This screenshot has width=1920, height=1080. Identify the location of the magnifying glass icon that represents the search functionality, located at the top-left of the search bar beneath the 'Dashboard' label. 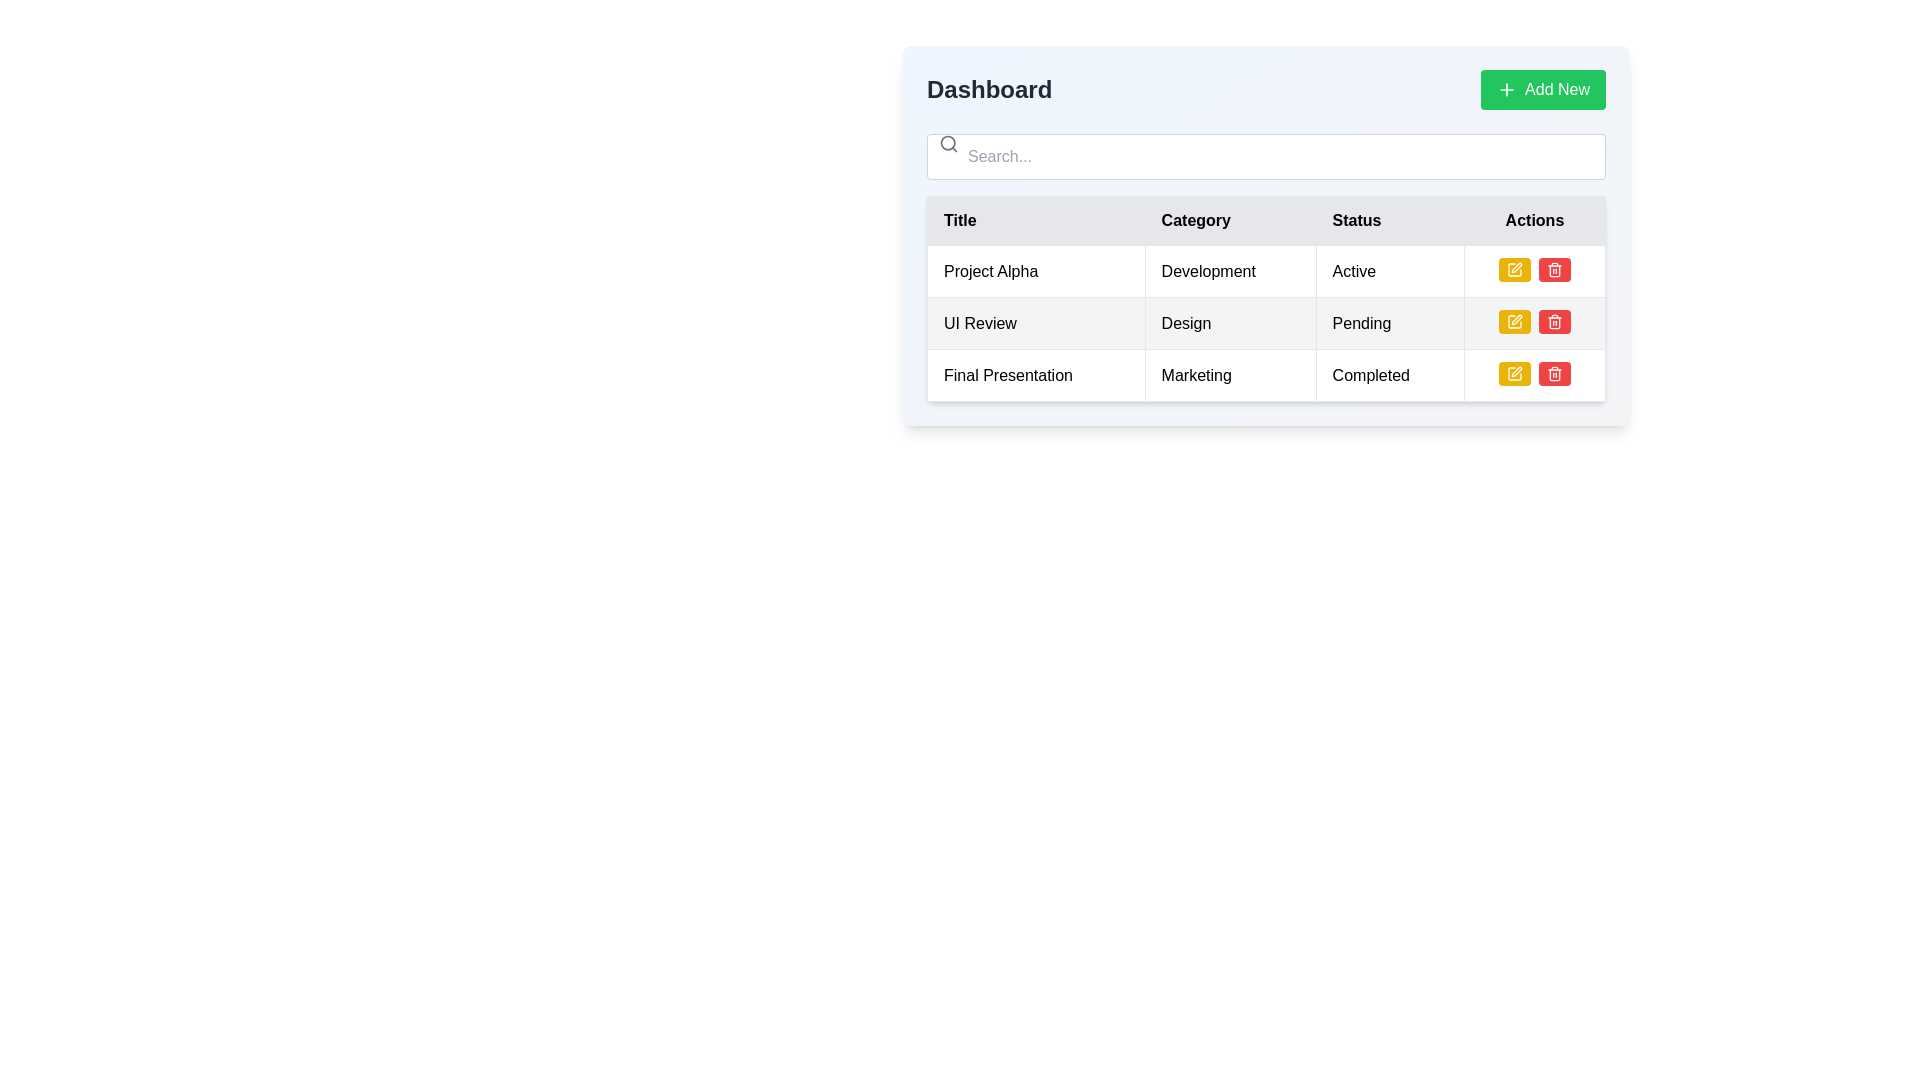
(948, 142).